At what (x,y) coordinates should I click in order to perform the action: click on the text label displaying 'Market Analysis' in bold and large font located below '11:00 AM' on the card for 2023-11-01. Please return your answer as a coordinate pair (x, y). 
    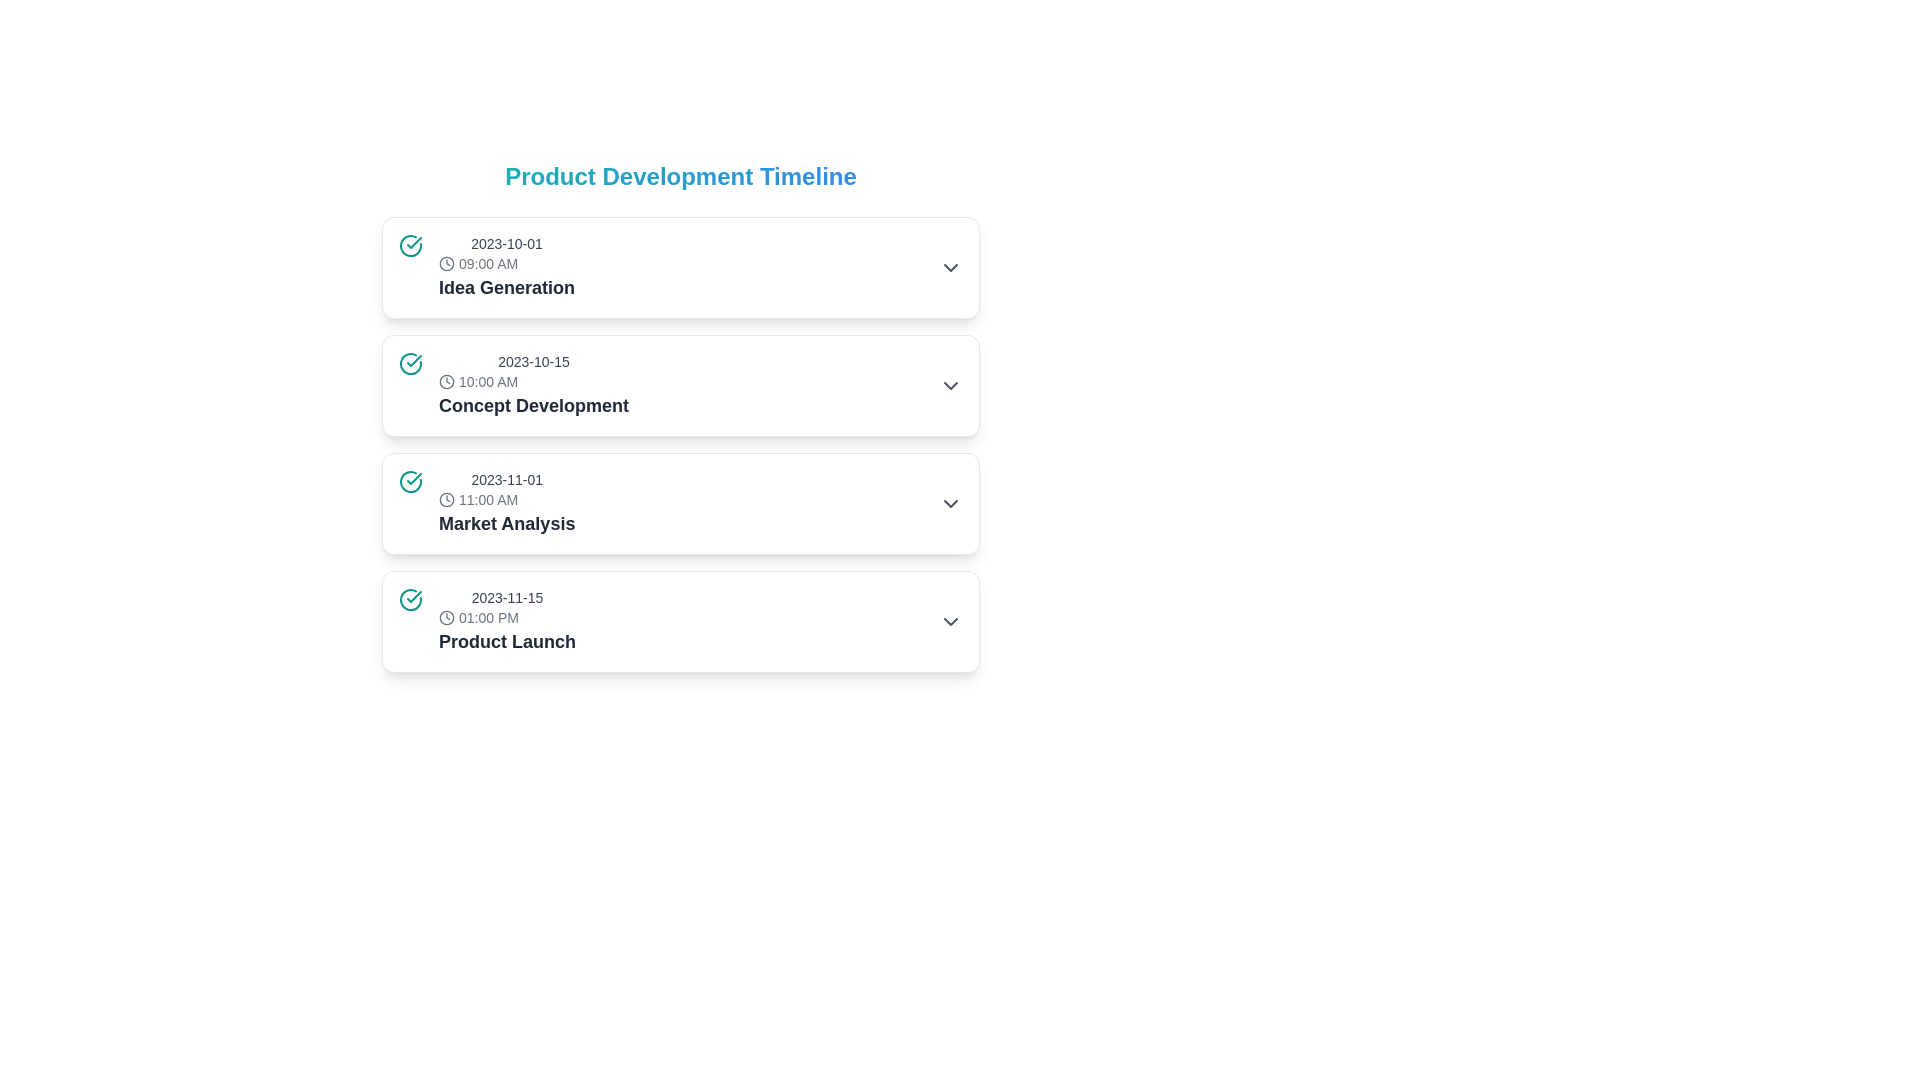
    Looking at the image, I should click on (507, 523).